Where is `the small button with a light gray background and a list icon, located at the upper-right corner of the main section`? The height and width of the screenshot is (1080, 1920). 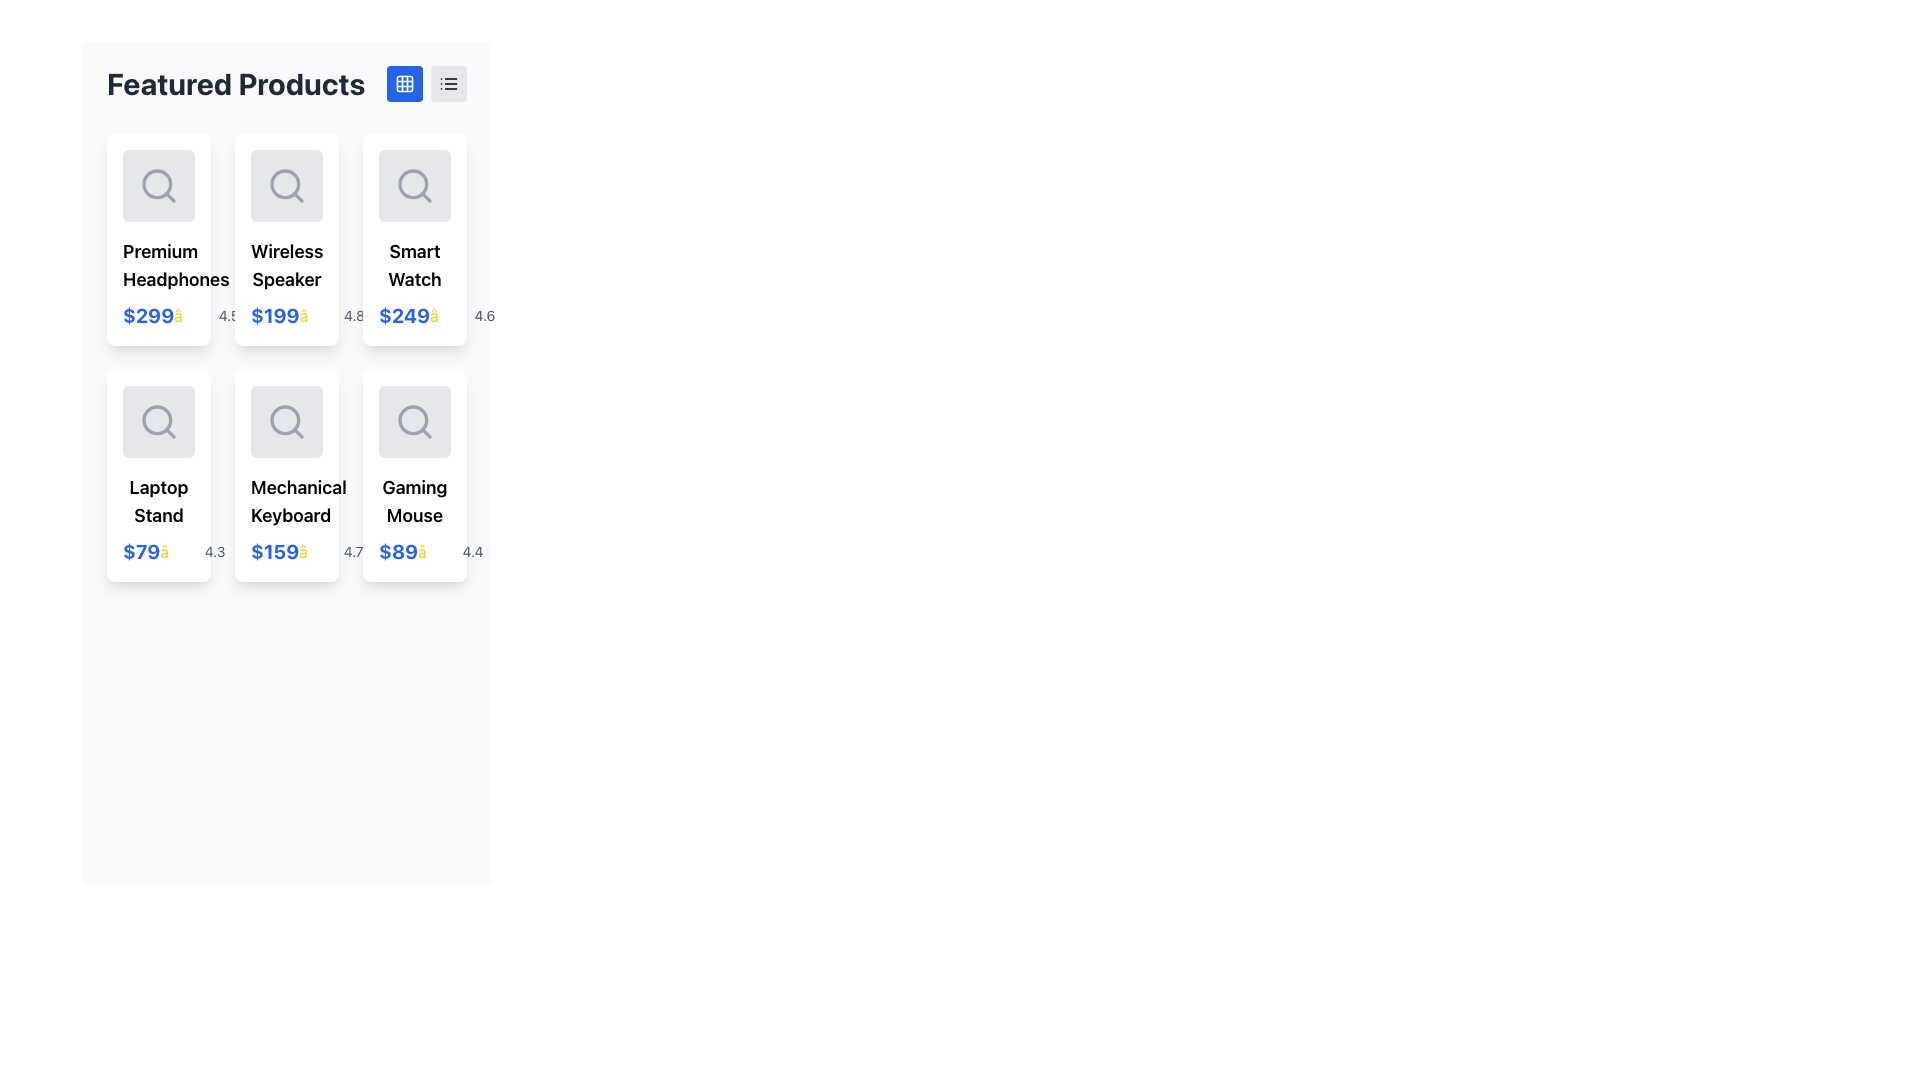 the small button with a light gray background and a list icon, located at the upper-right corner of the main section is located at coordinates (448, 83).